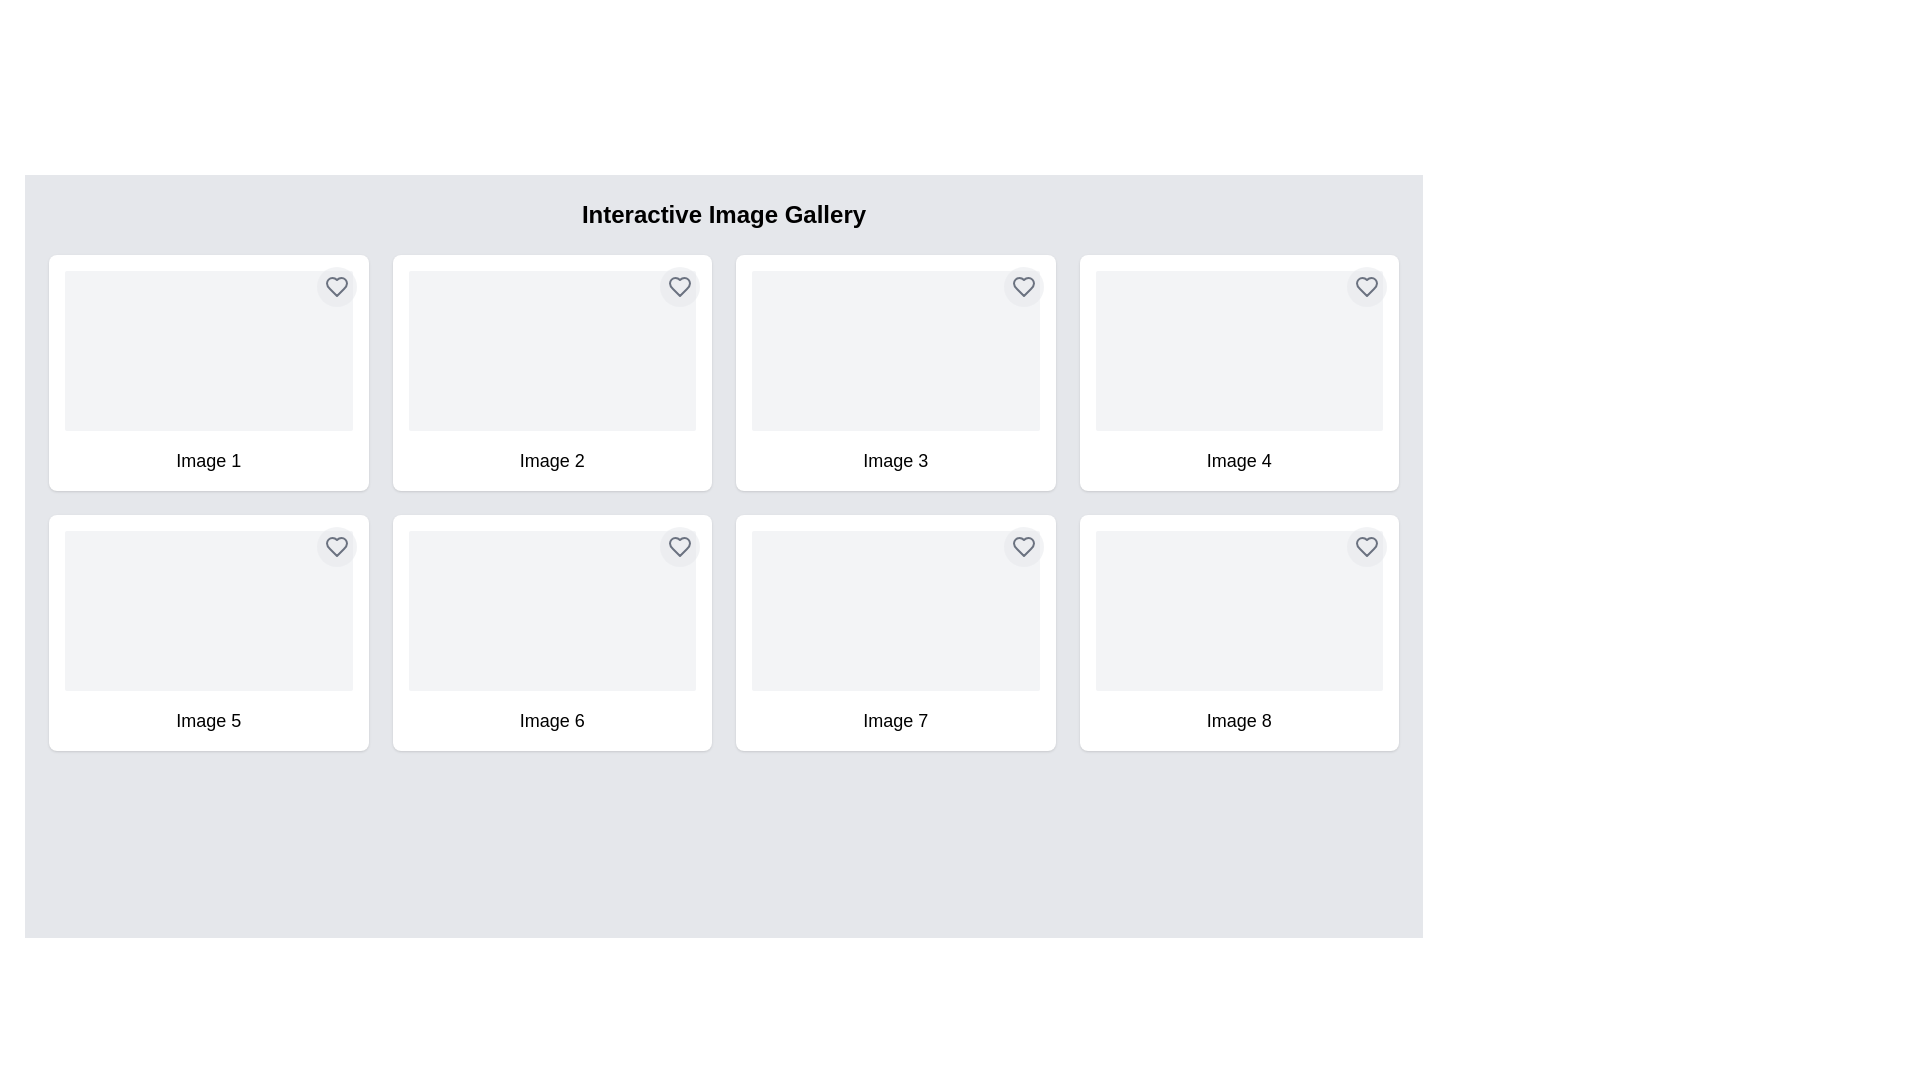 The height and width of the screenshot is (1080, 1920). I want to click on the heart-shaped icon with a gray border located in the top-right corner of the card labeled 'Image 4', so click(1366, 286).